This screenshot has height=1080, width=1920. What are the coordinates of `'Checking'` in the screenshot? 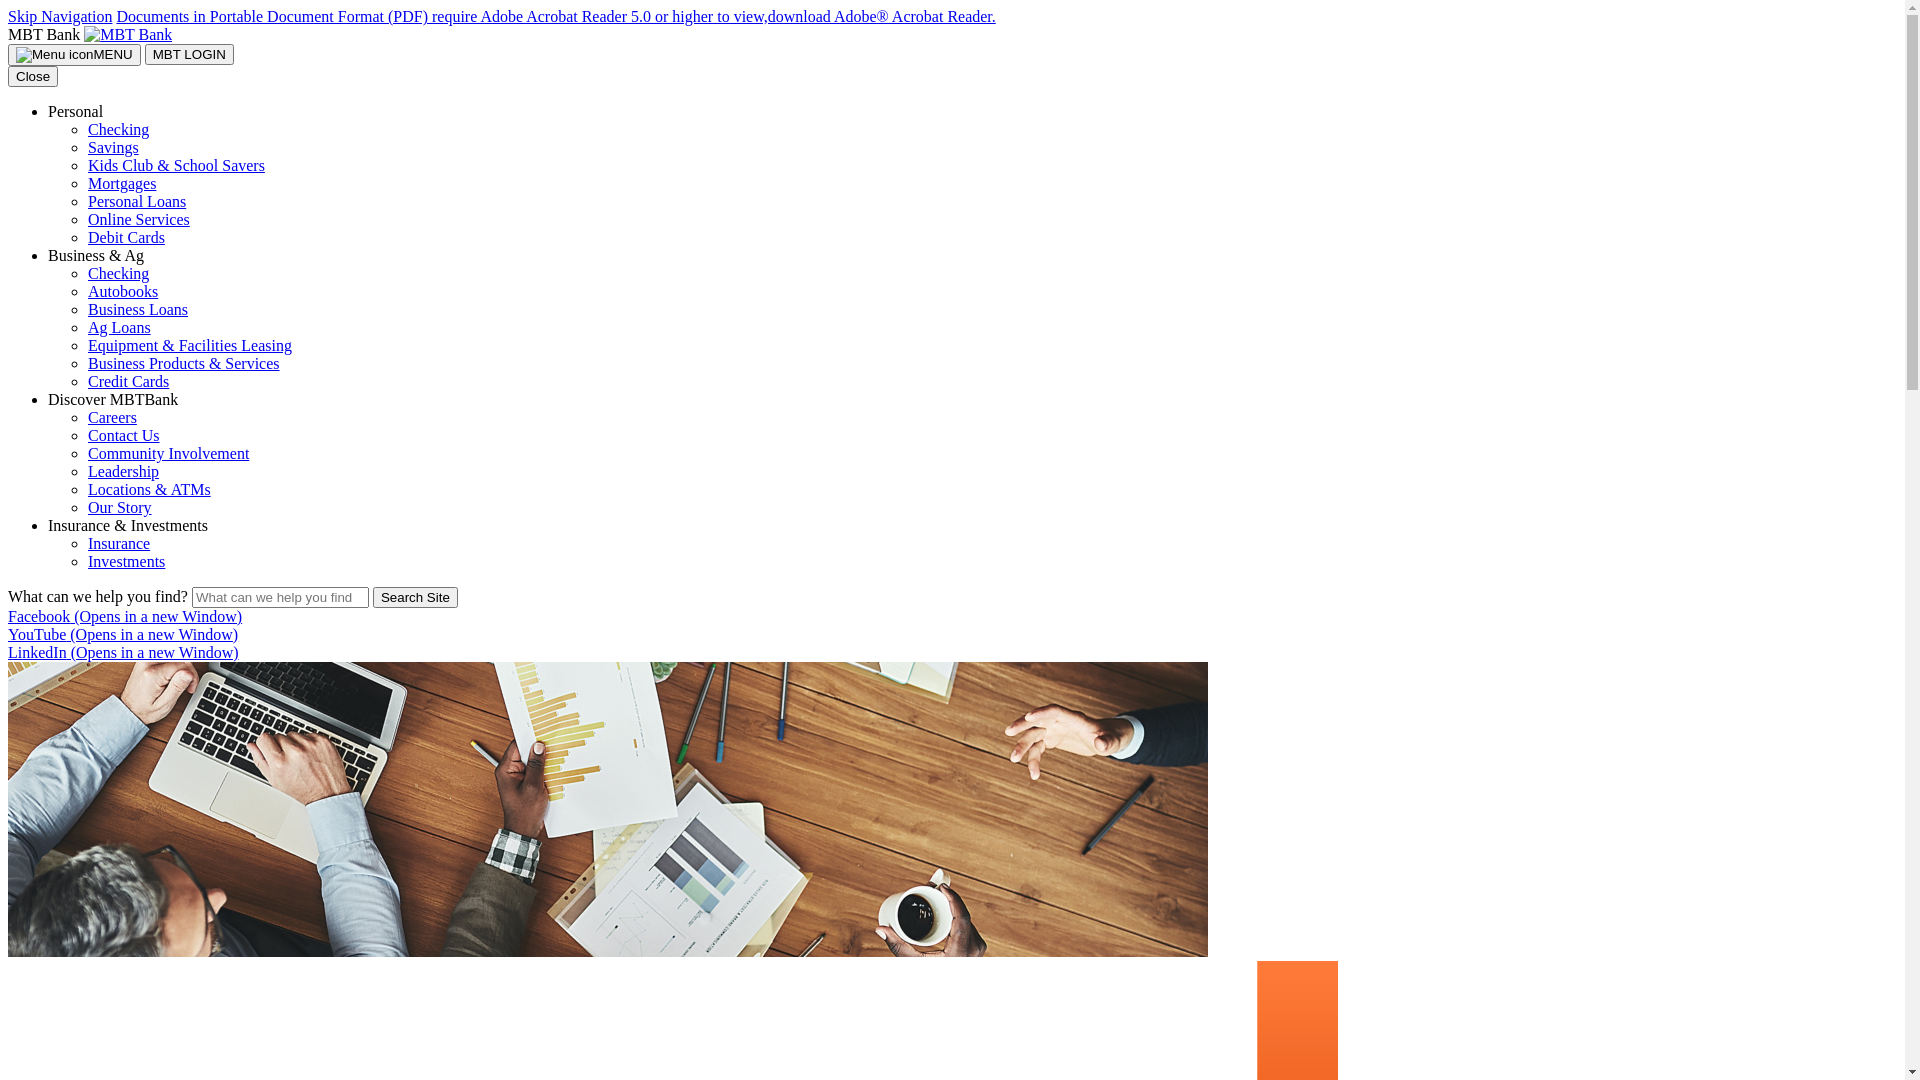 It's located at (117, 129).